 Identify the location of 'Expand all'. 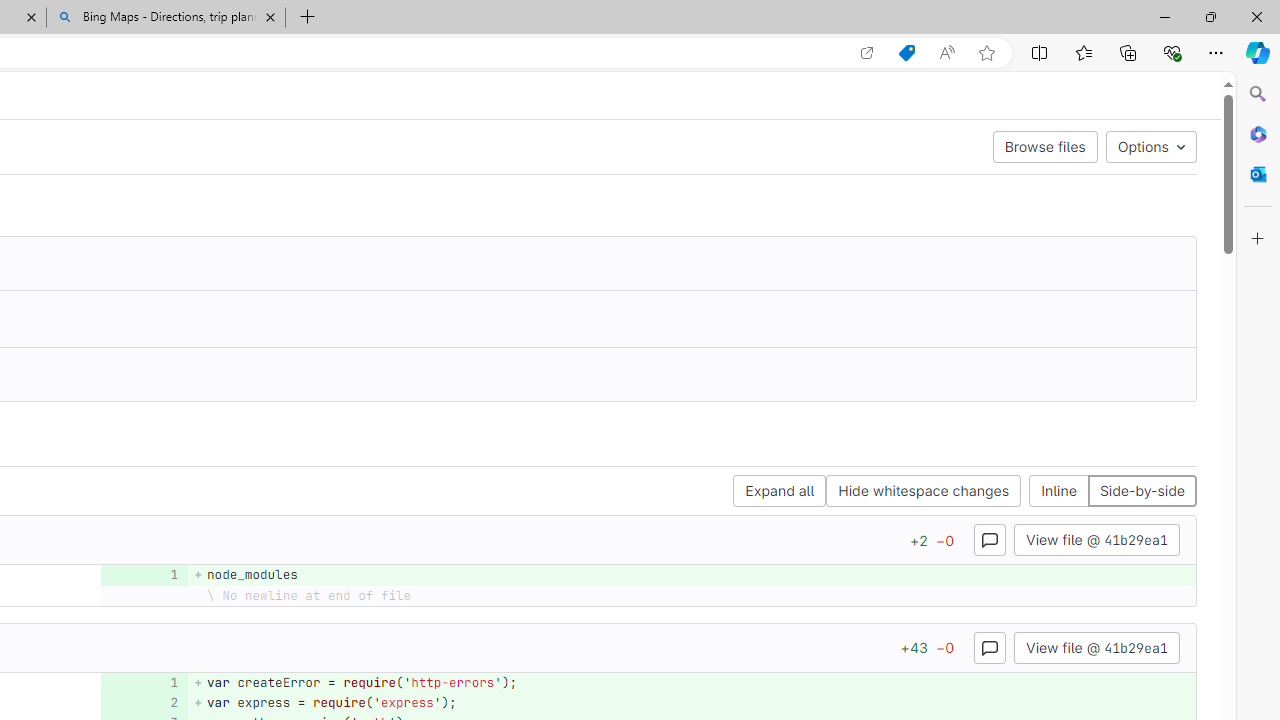
(779, 491).